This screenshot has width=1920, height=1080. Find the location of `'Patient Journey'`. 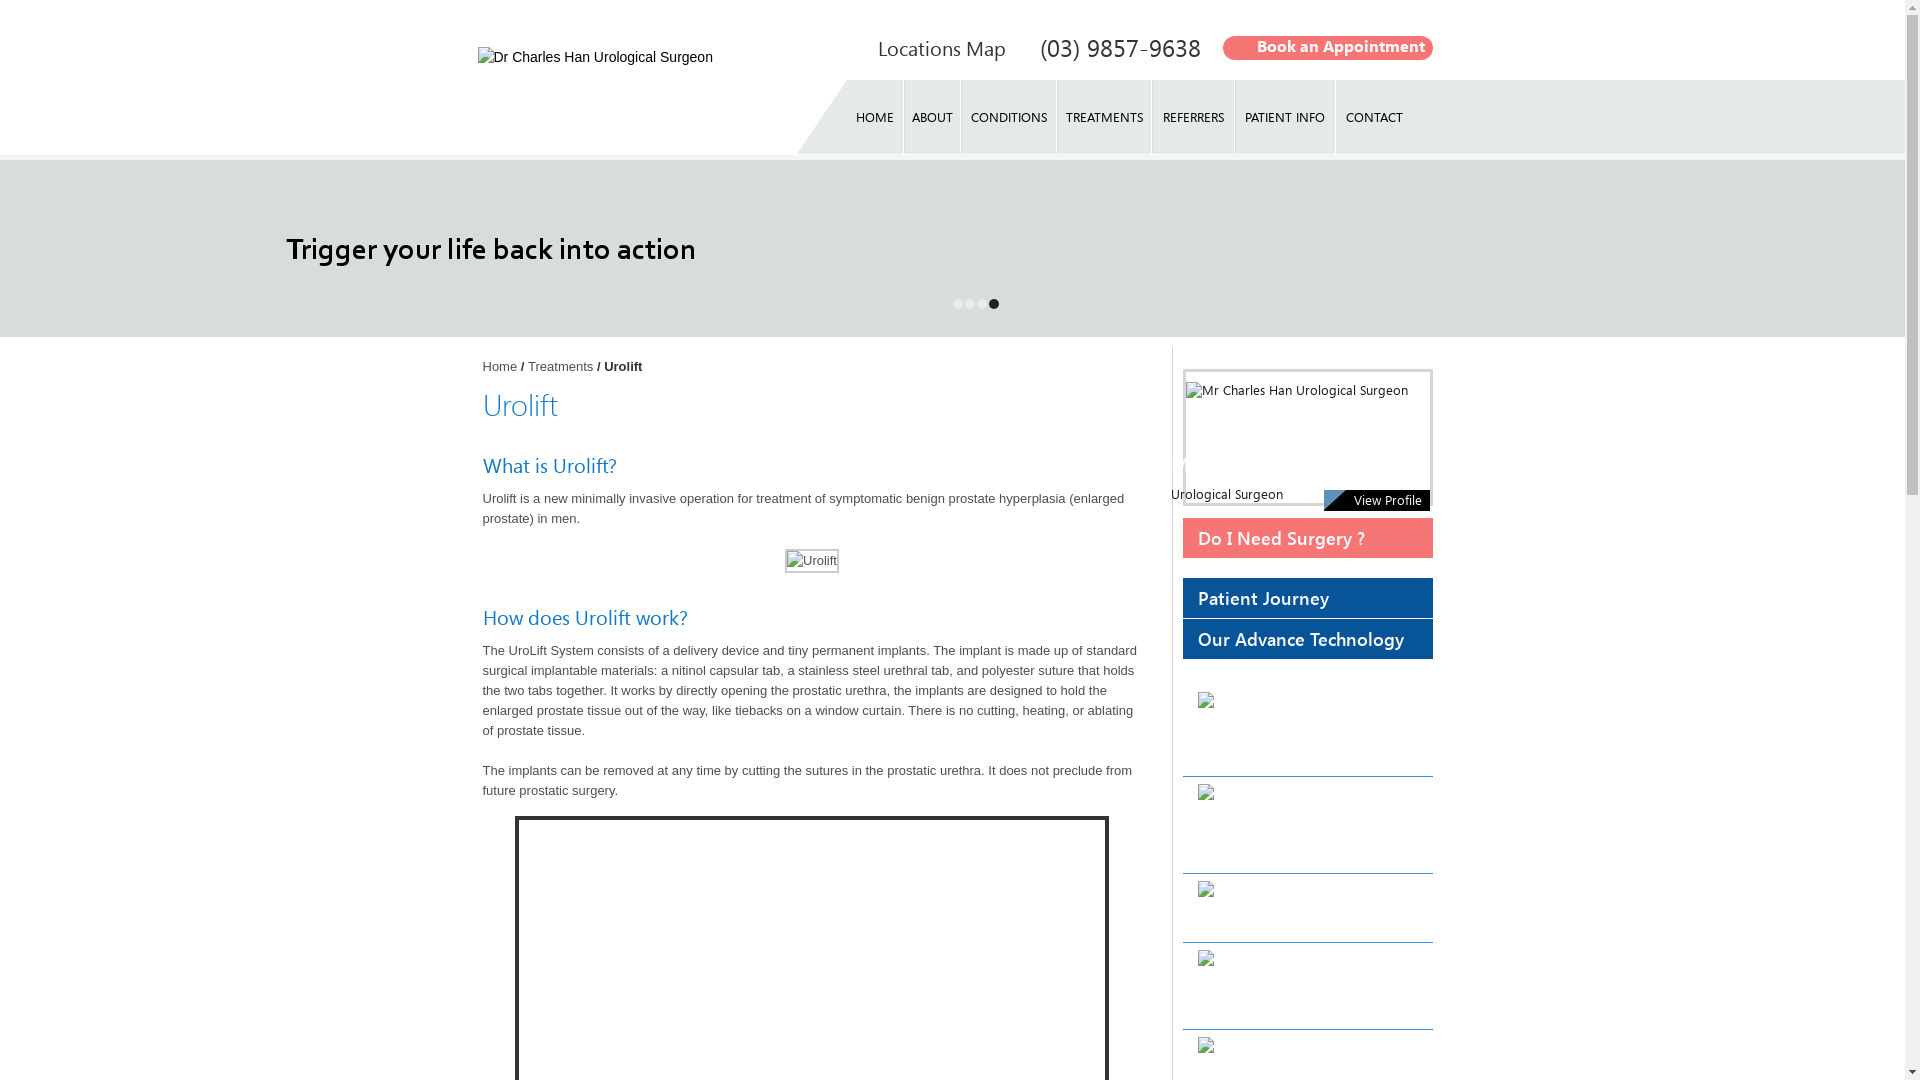

'Patient Journey' is located at coordinates (1306, 596).